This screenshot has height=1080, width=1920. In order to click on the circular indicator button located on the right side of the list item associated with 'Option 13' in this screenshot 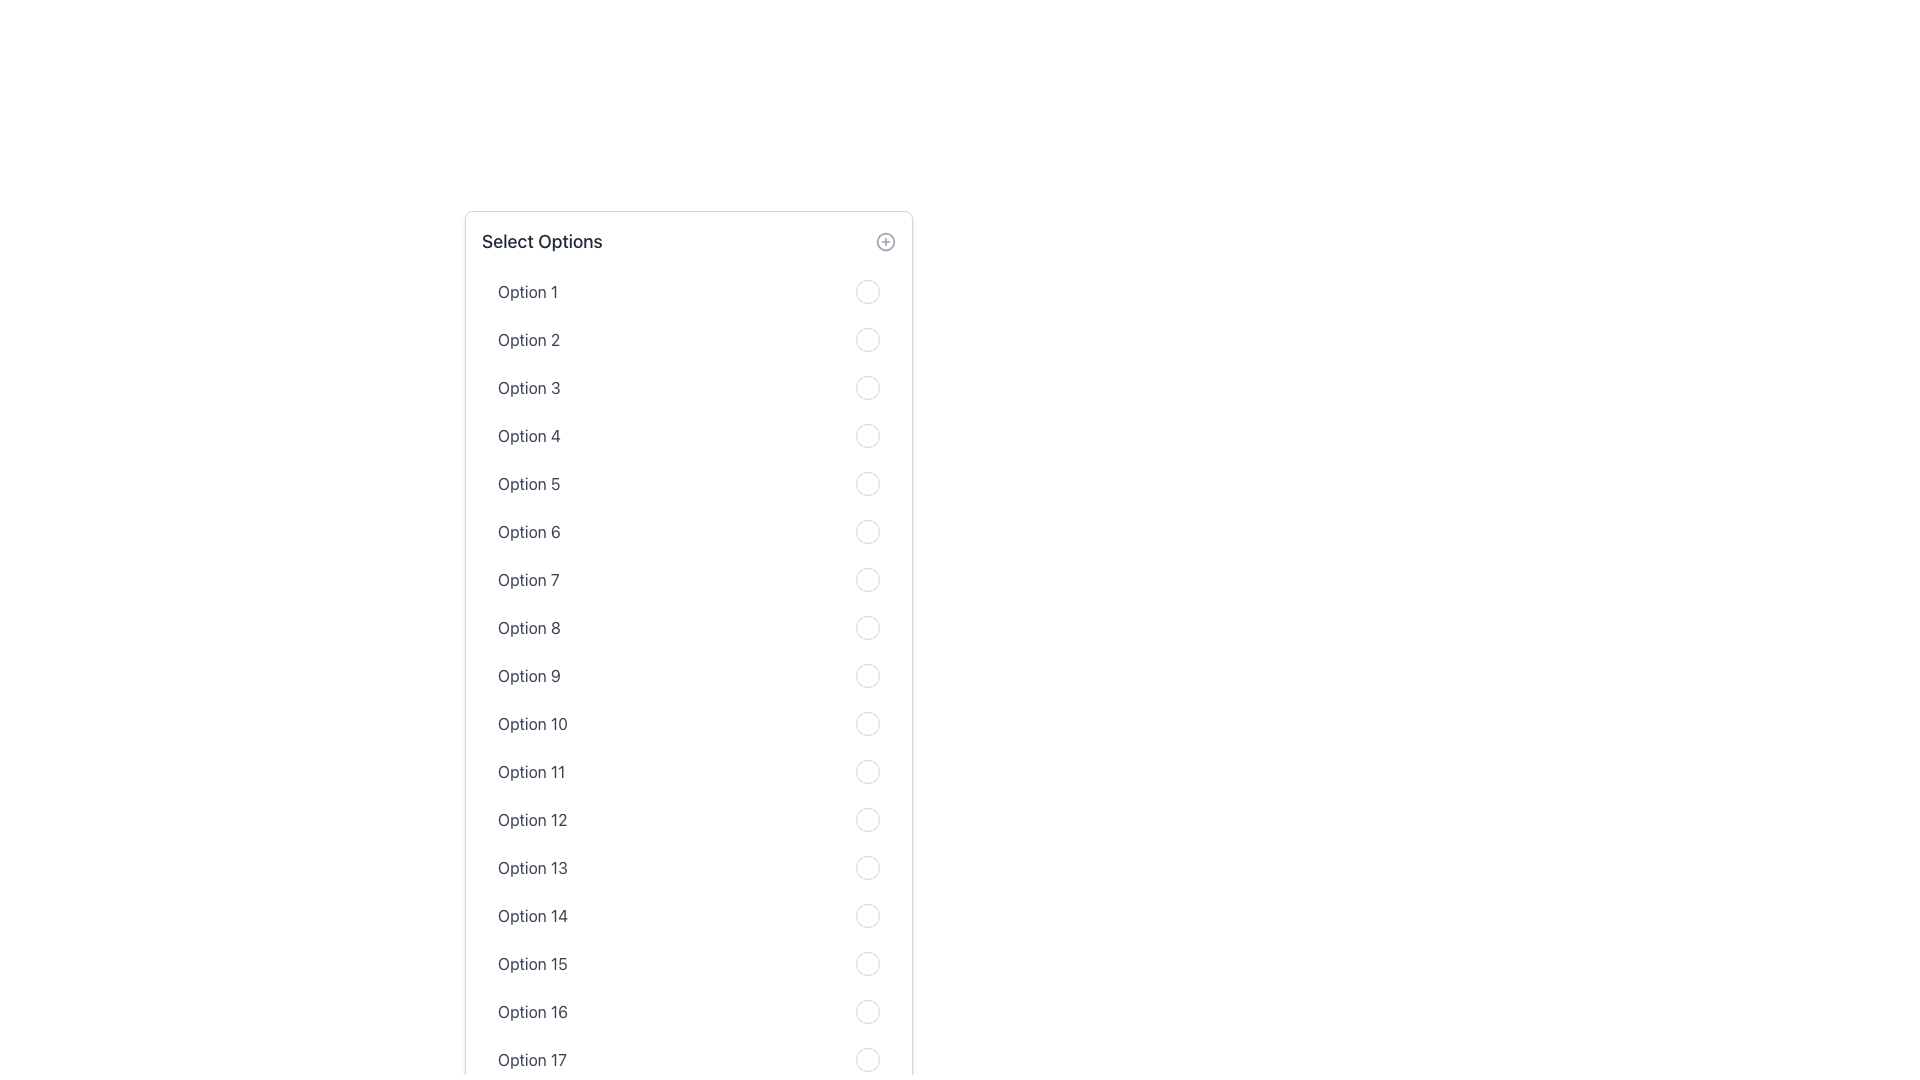, I will do `click(868, 866)`.